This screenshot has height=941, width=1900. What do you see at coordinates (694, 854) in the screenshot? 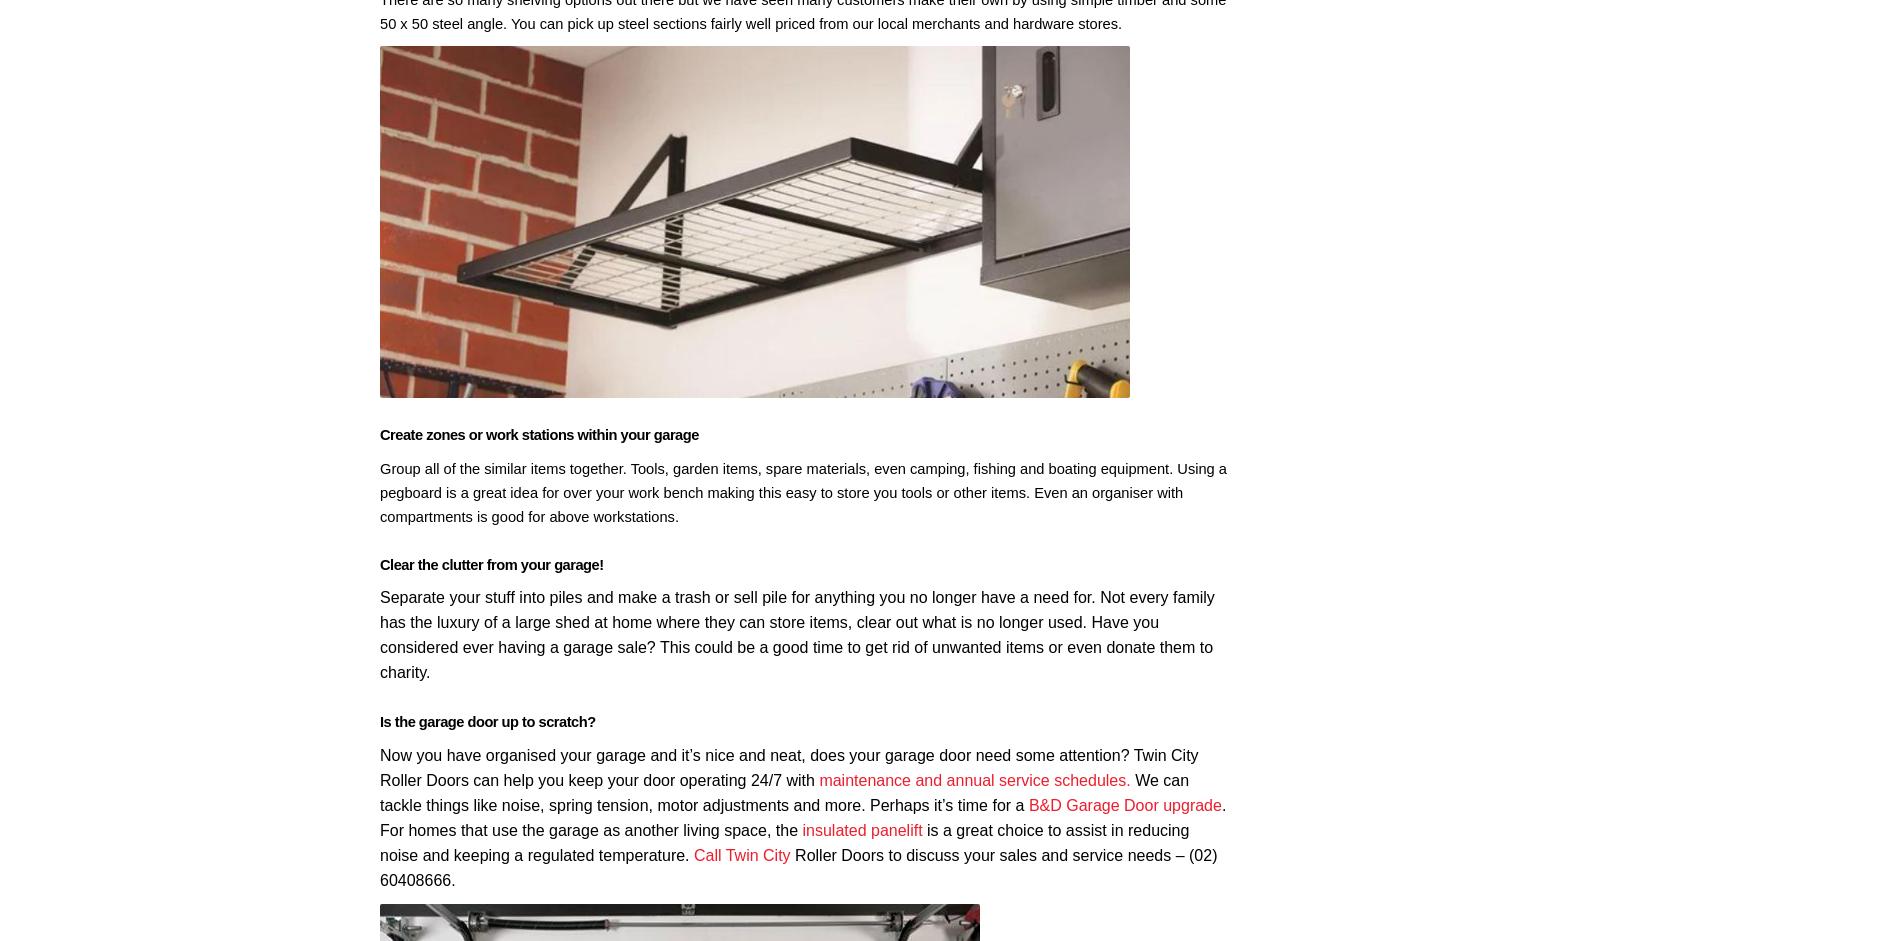
I see `'Call Twin City'` at bounding box center [694, 854].